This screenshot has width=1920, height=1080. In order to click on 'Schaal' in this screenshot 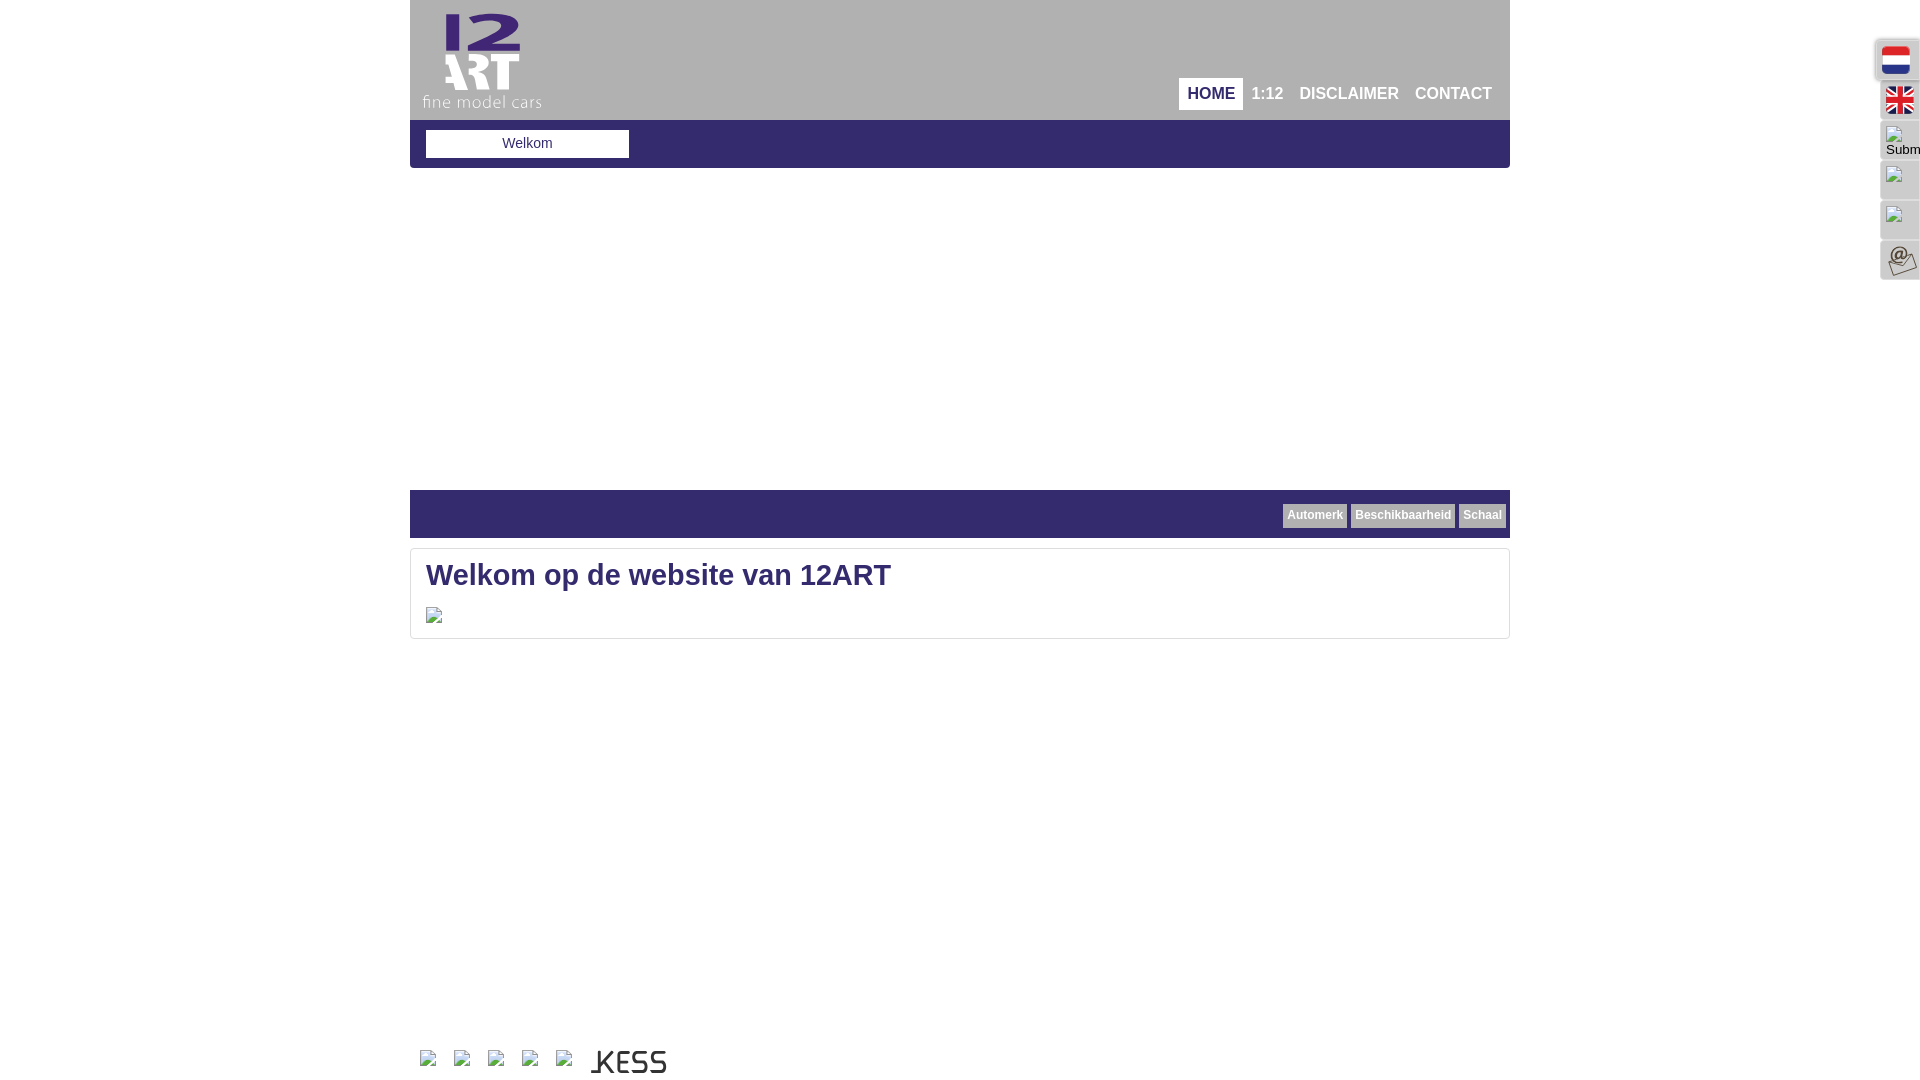, I will do `click(1482, 515)`.